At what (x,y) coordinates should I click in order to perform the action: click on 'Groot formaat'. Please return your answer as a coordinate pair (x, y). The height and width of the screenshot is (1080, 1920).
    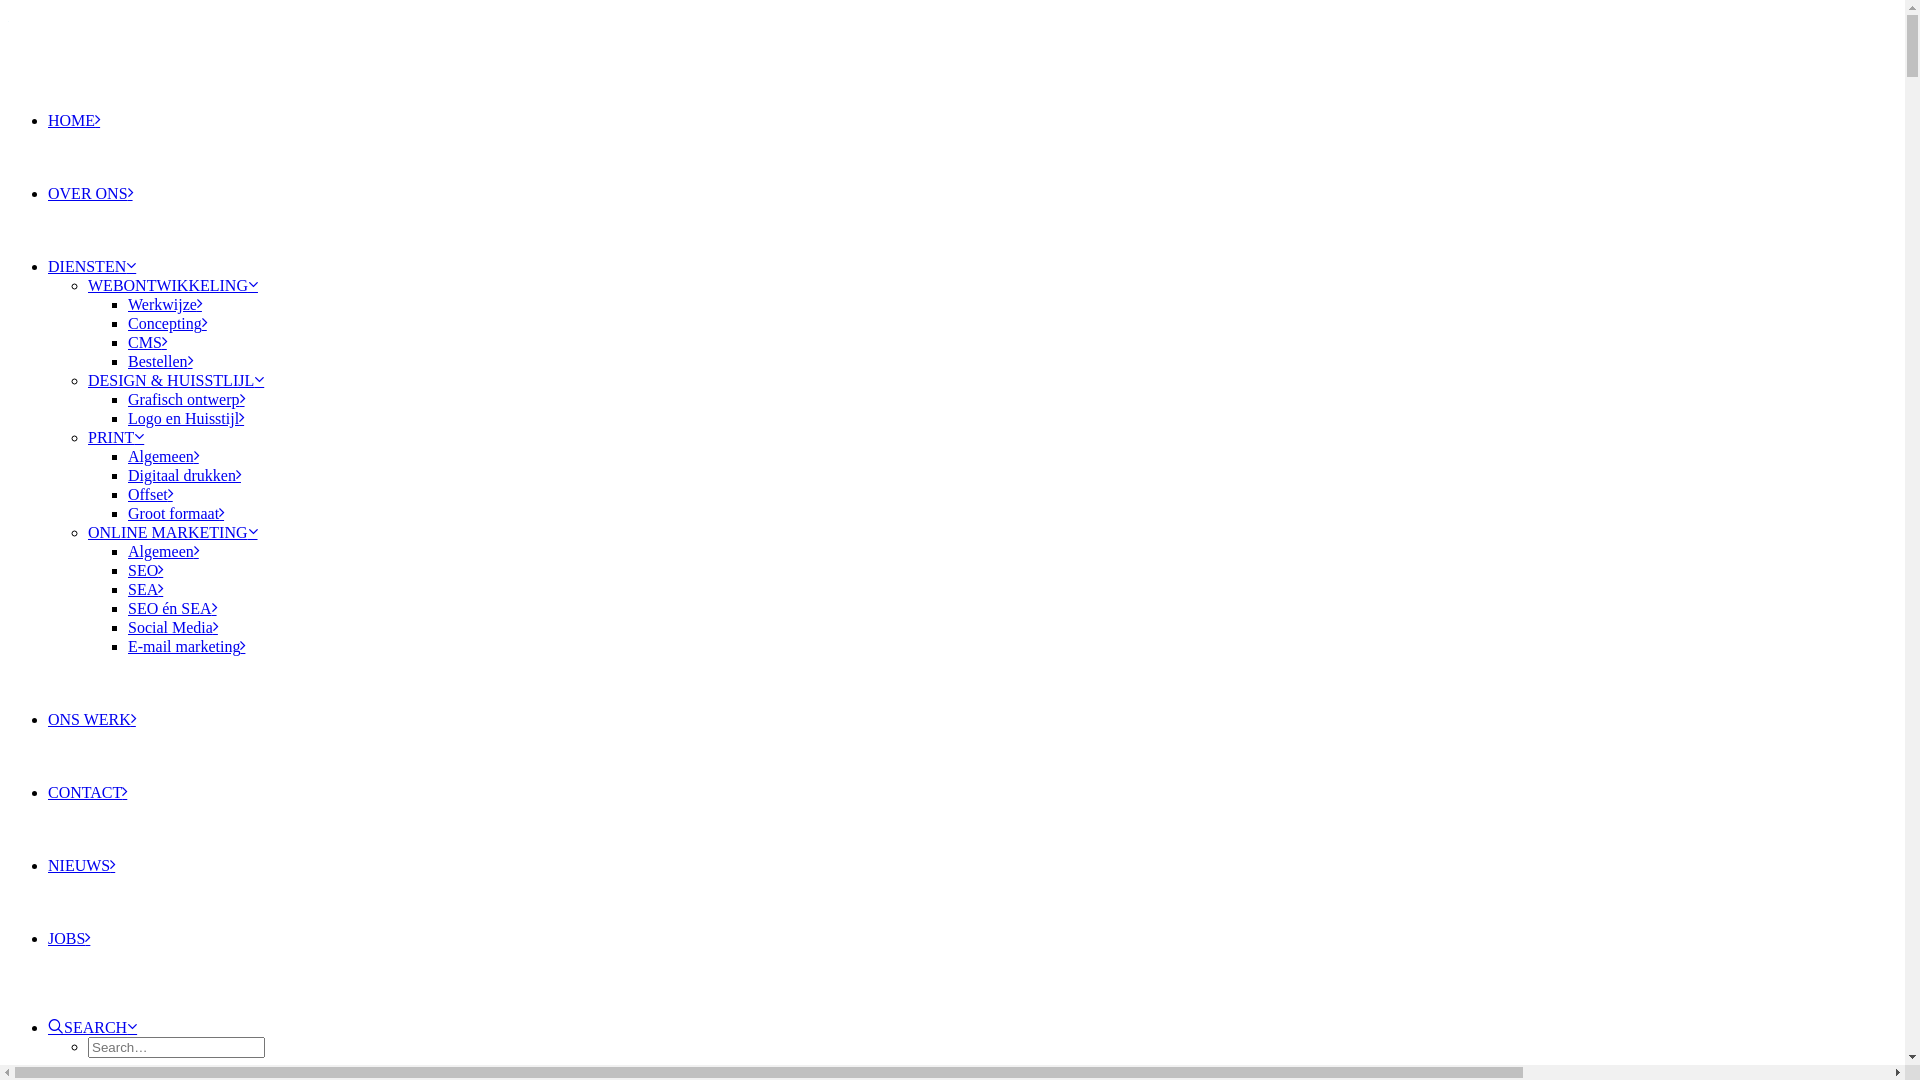
    Looking at the image, I should click on (127, 512).